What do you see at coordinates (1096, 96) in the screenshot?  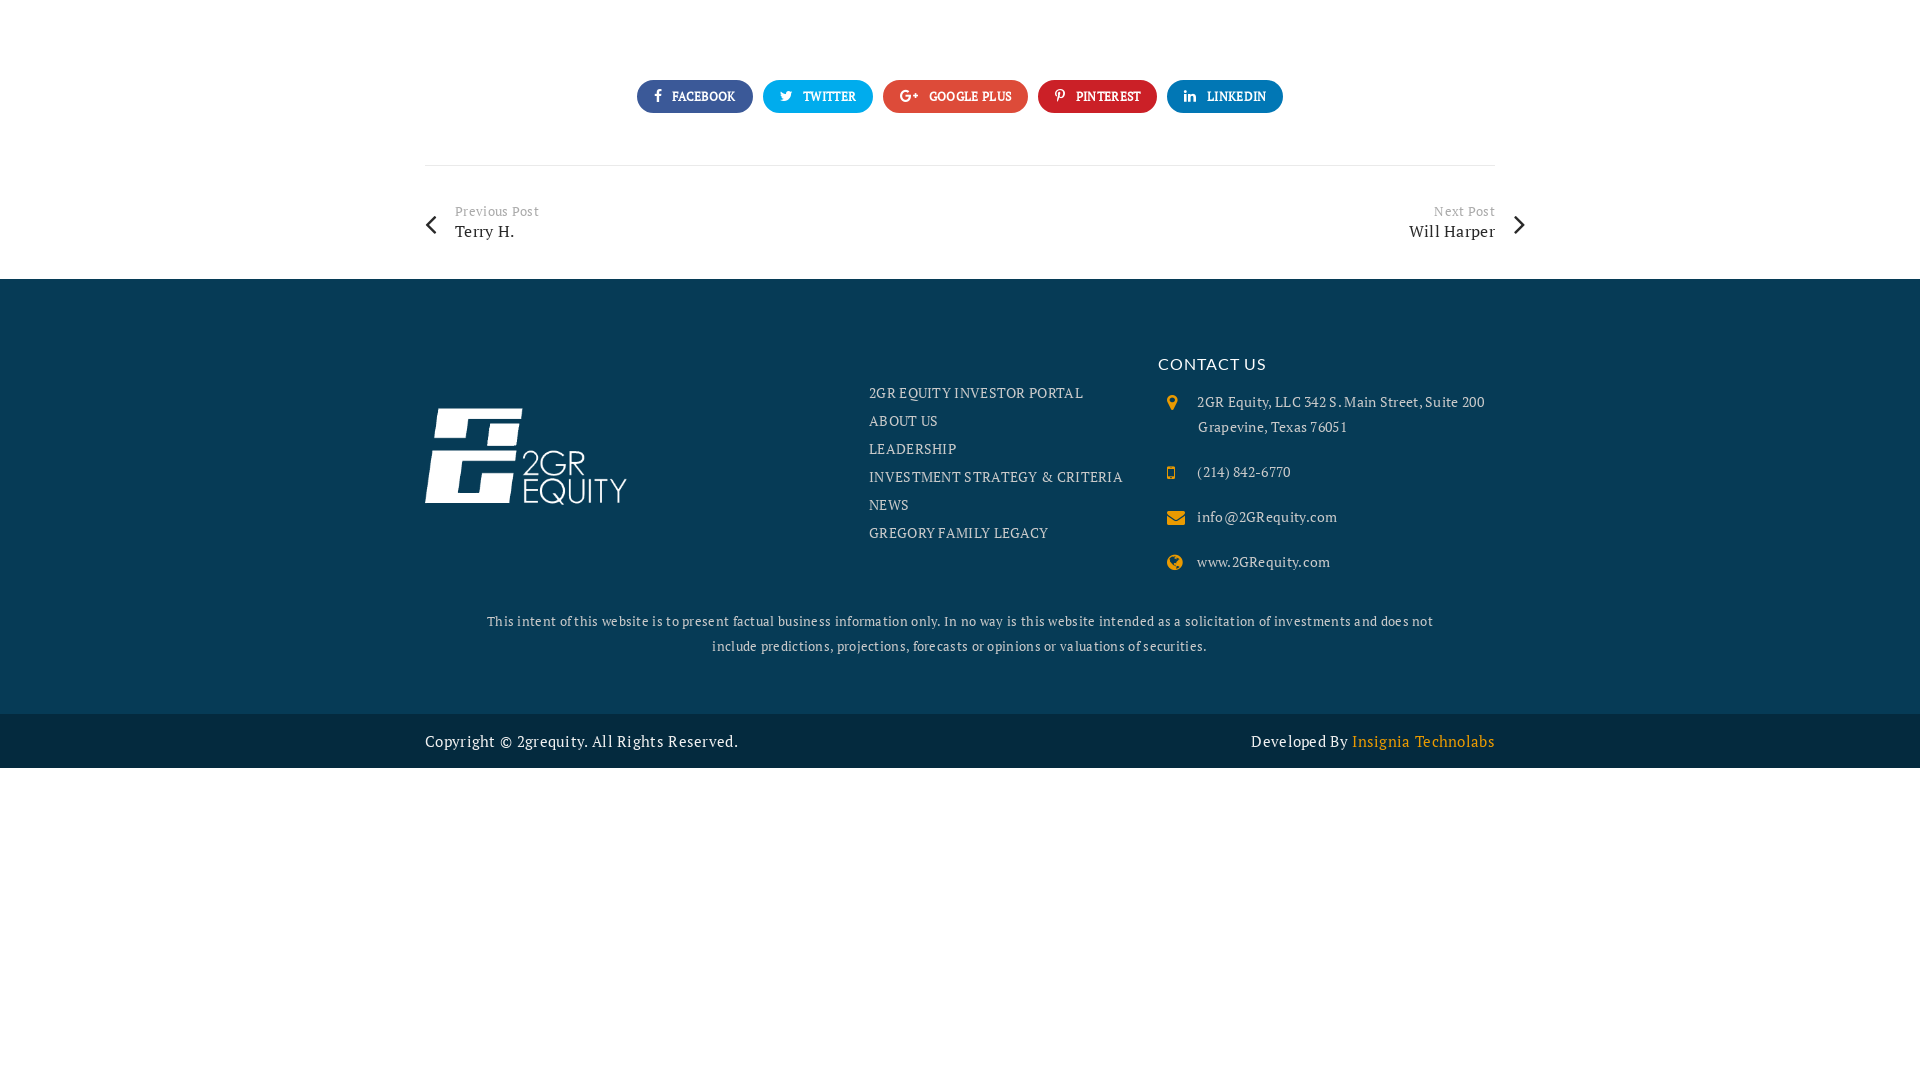 I see `'PINTEREST'` at bounding box center [1096, 96].